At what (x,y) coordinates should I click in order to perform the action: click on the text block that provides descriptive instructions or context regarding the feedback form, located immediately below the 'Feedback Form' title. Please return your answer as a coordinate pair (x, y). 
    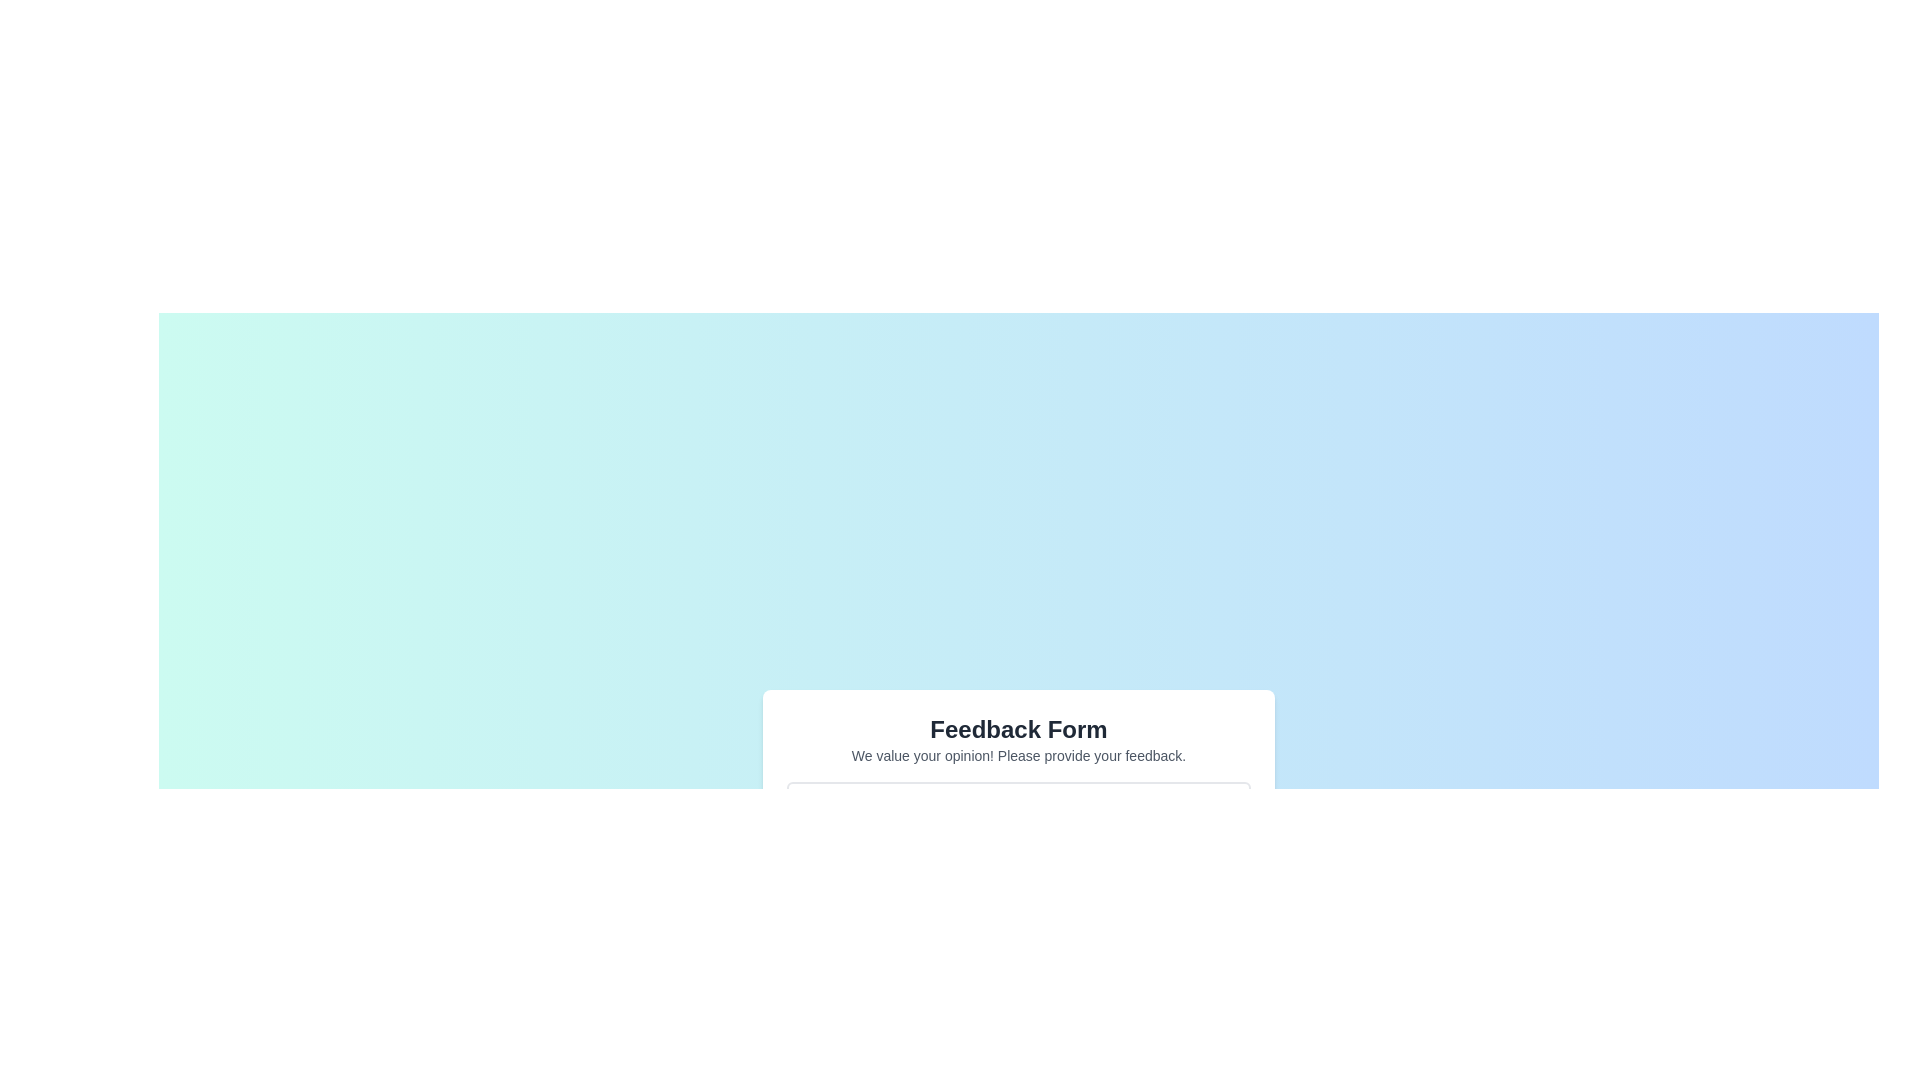
    Looking at the image, I should click on (1018, 755).